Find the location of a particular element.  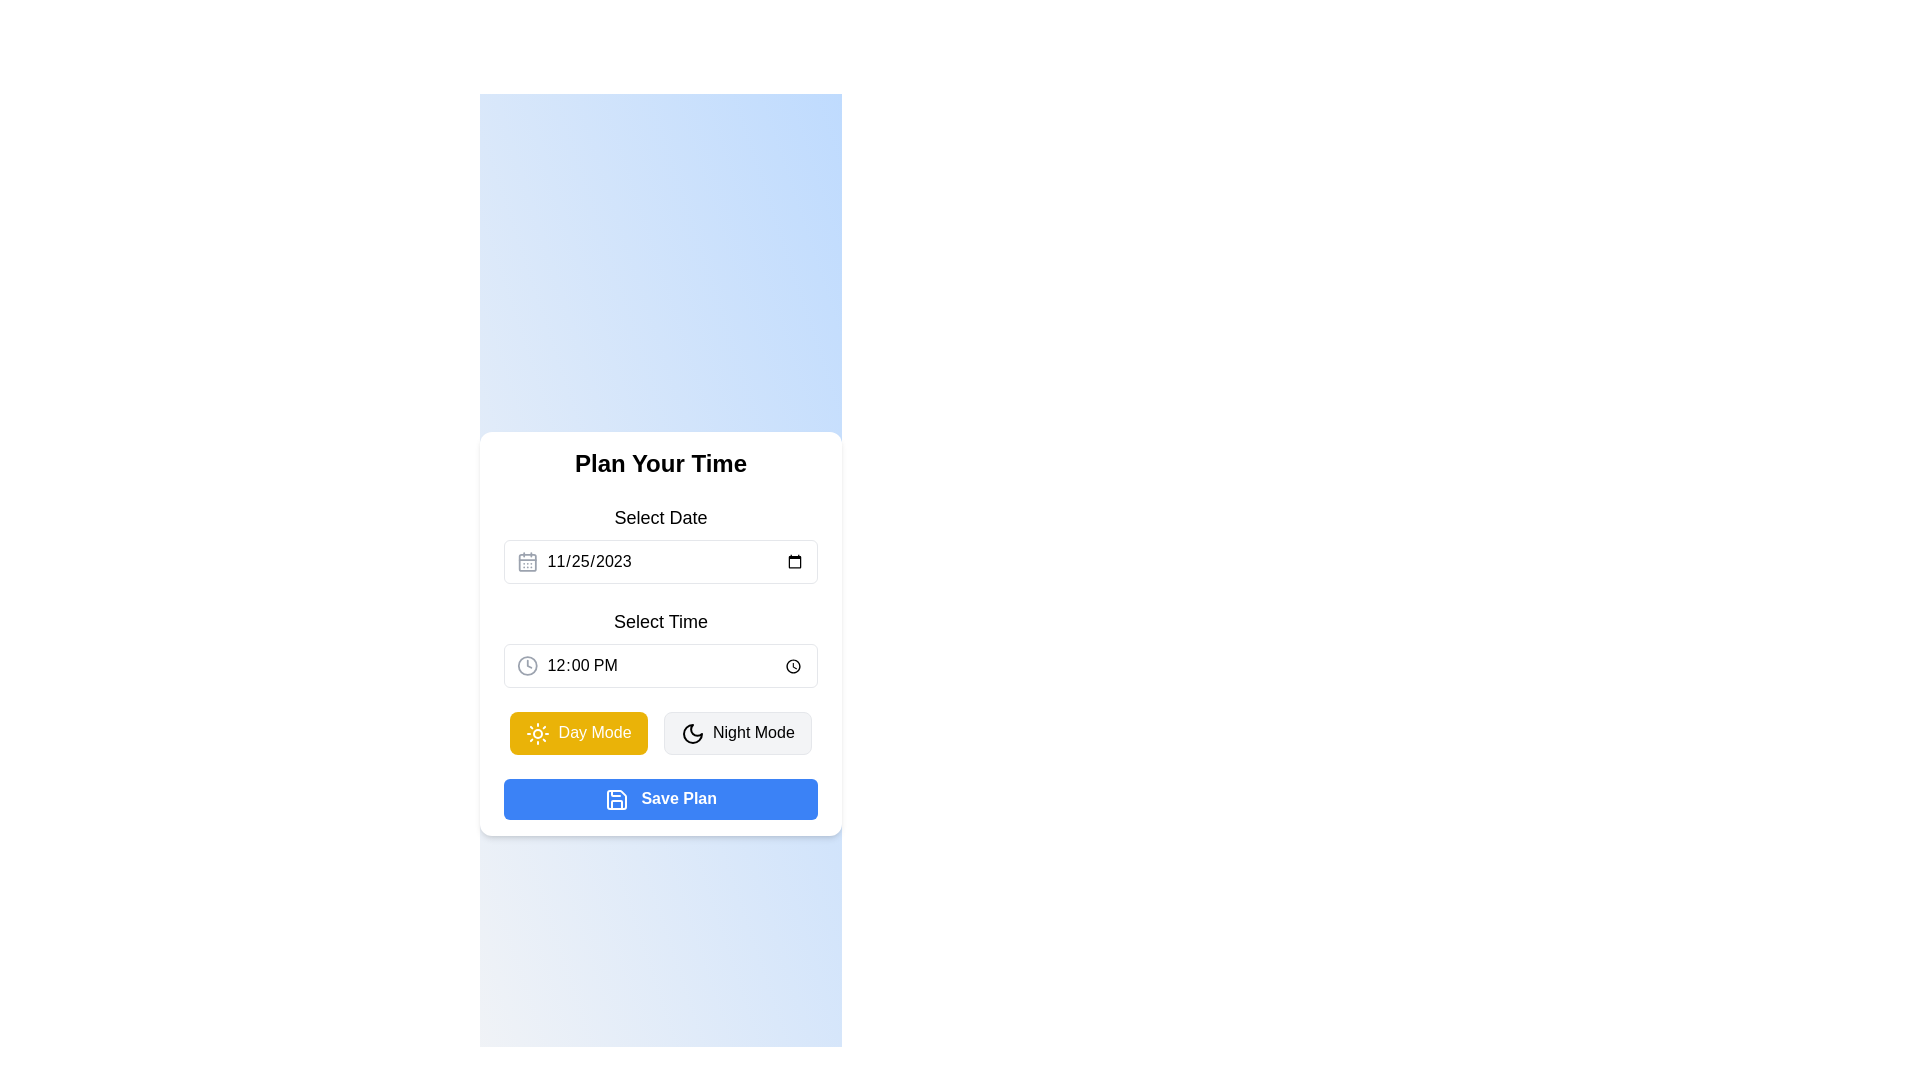

the Date Picker Input Field is located at coordinates (661, 543).